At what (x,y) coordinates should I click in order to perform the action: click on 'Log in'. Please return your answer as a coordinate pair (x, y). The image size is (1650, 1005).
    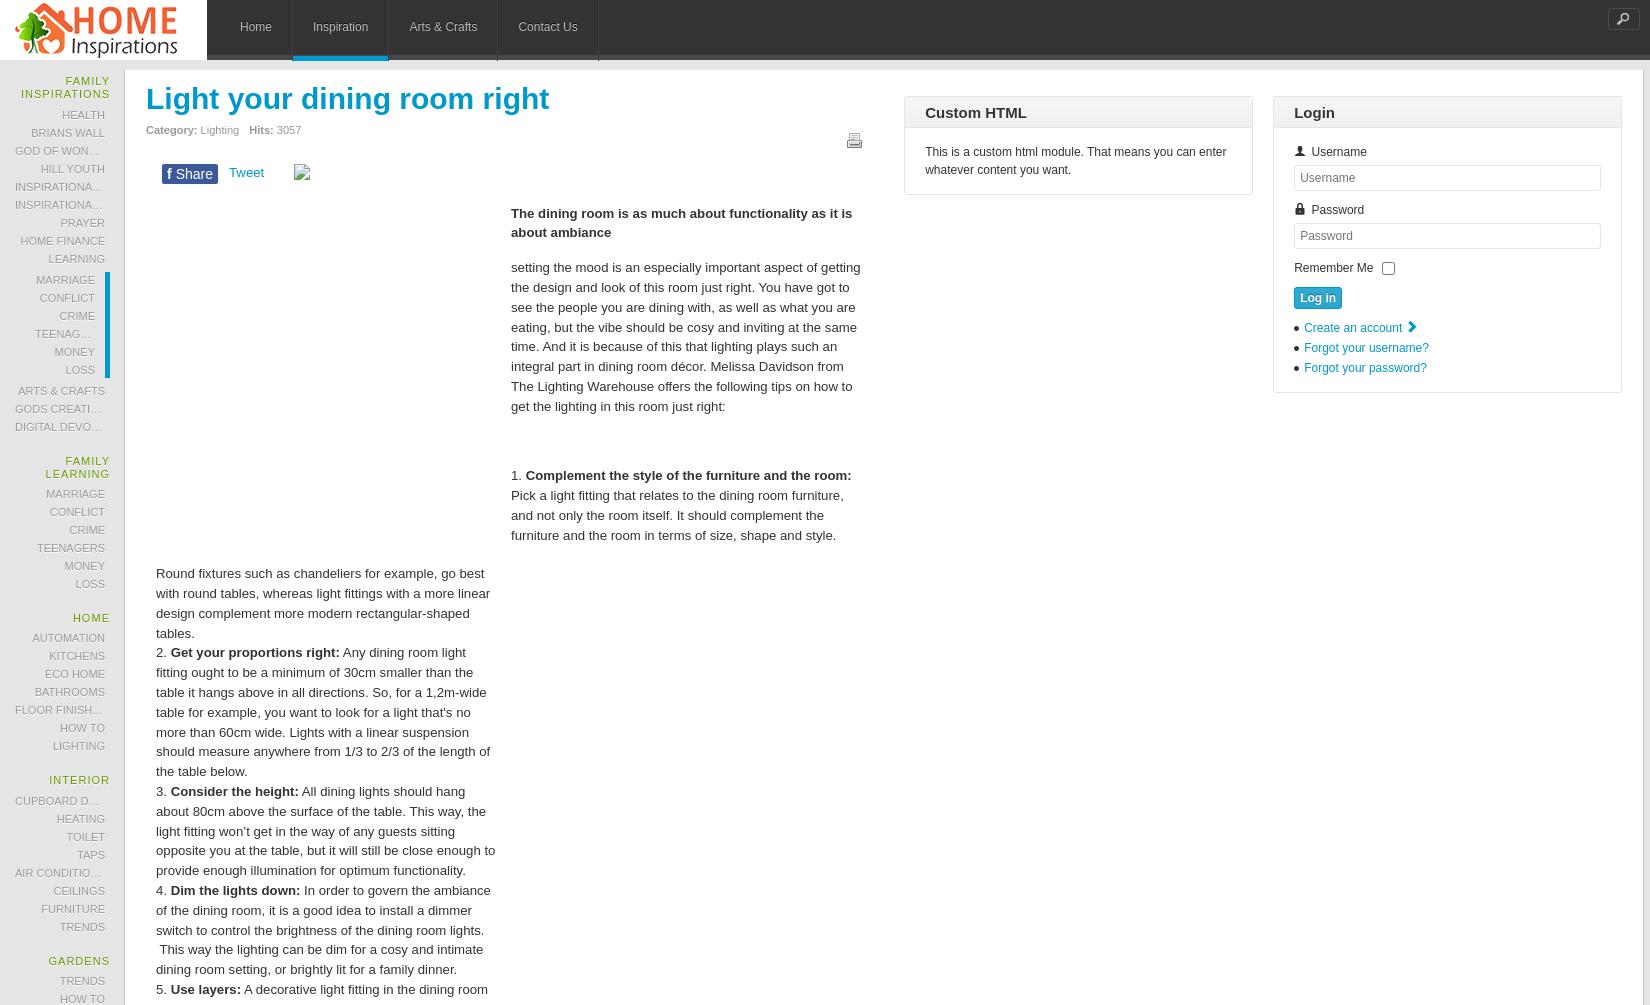
    Looking at the image, I should click on (1317, 296).